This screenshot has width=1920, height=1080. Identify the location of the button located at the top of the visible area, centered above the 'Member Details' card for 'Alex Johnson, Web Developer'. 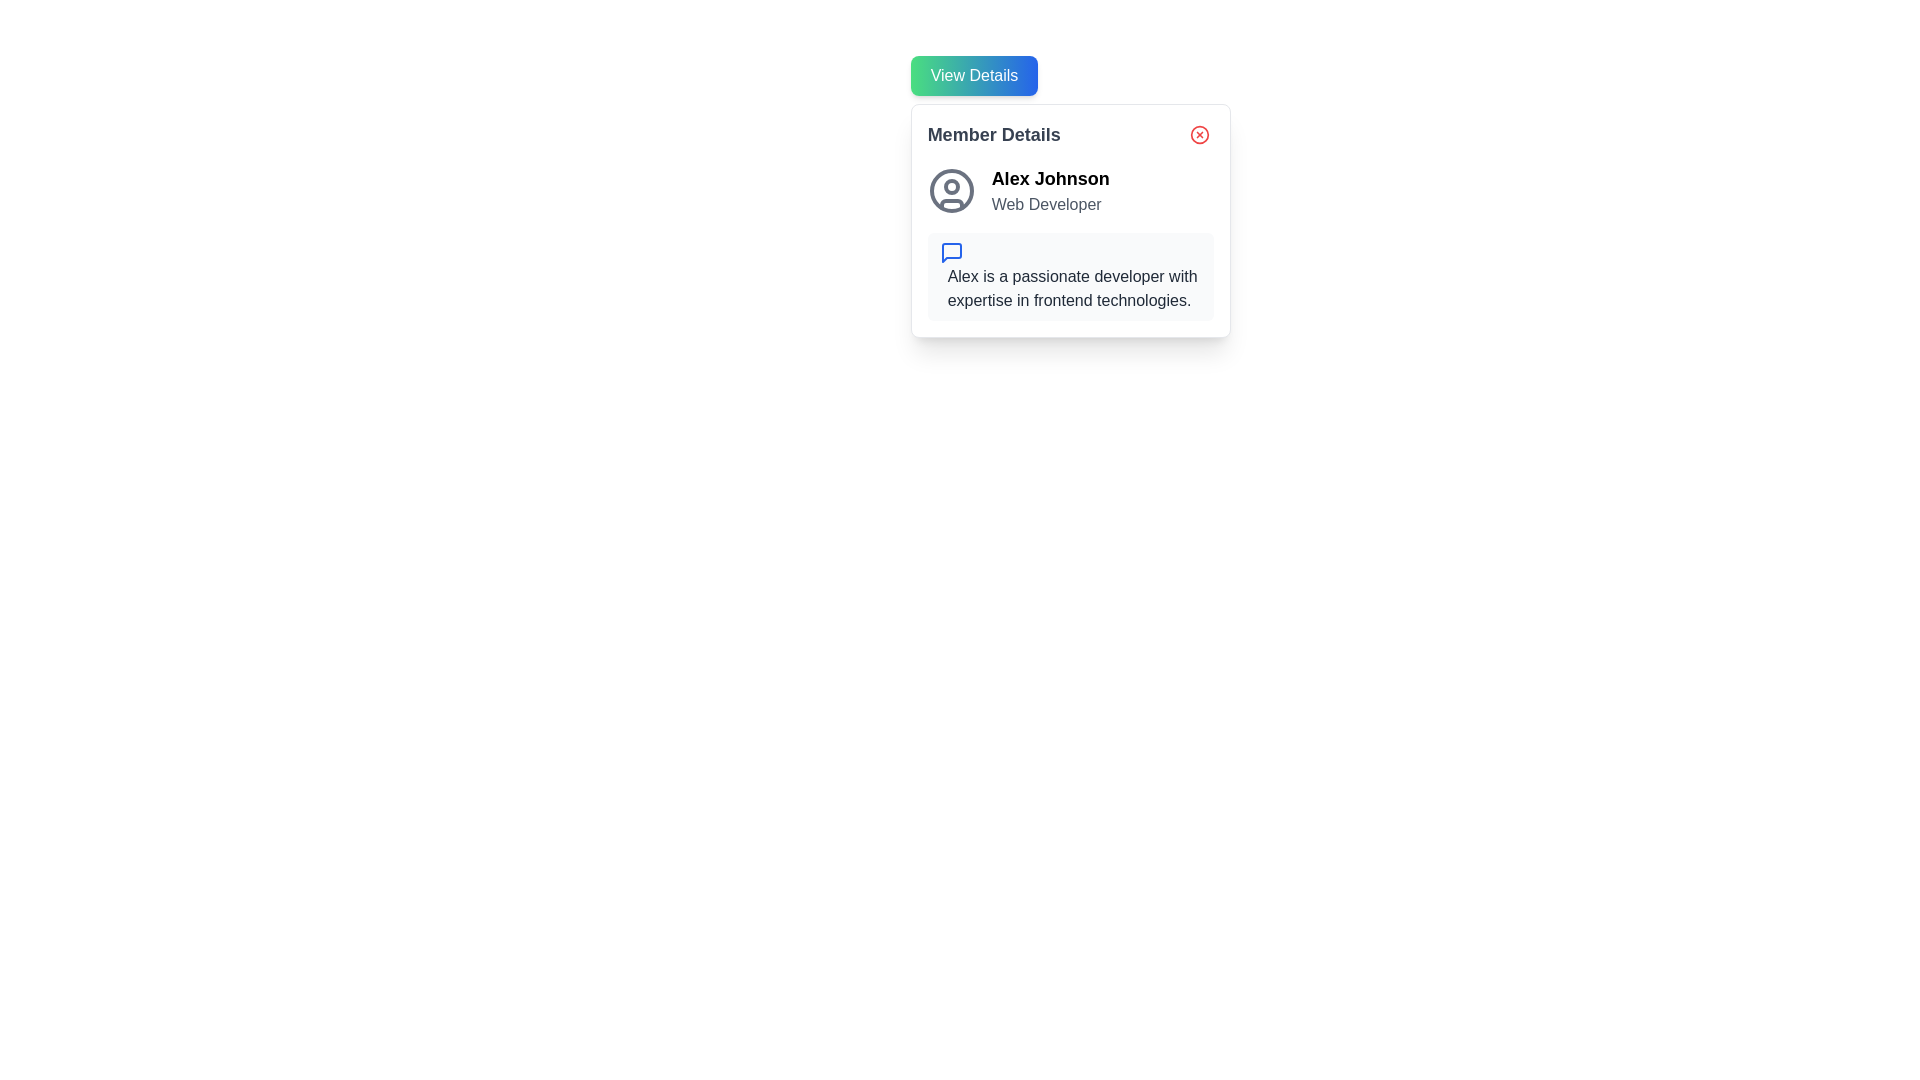
(974, 75).